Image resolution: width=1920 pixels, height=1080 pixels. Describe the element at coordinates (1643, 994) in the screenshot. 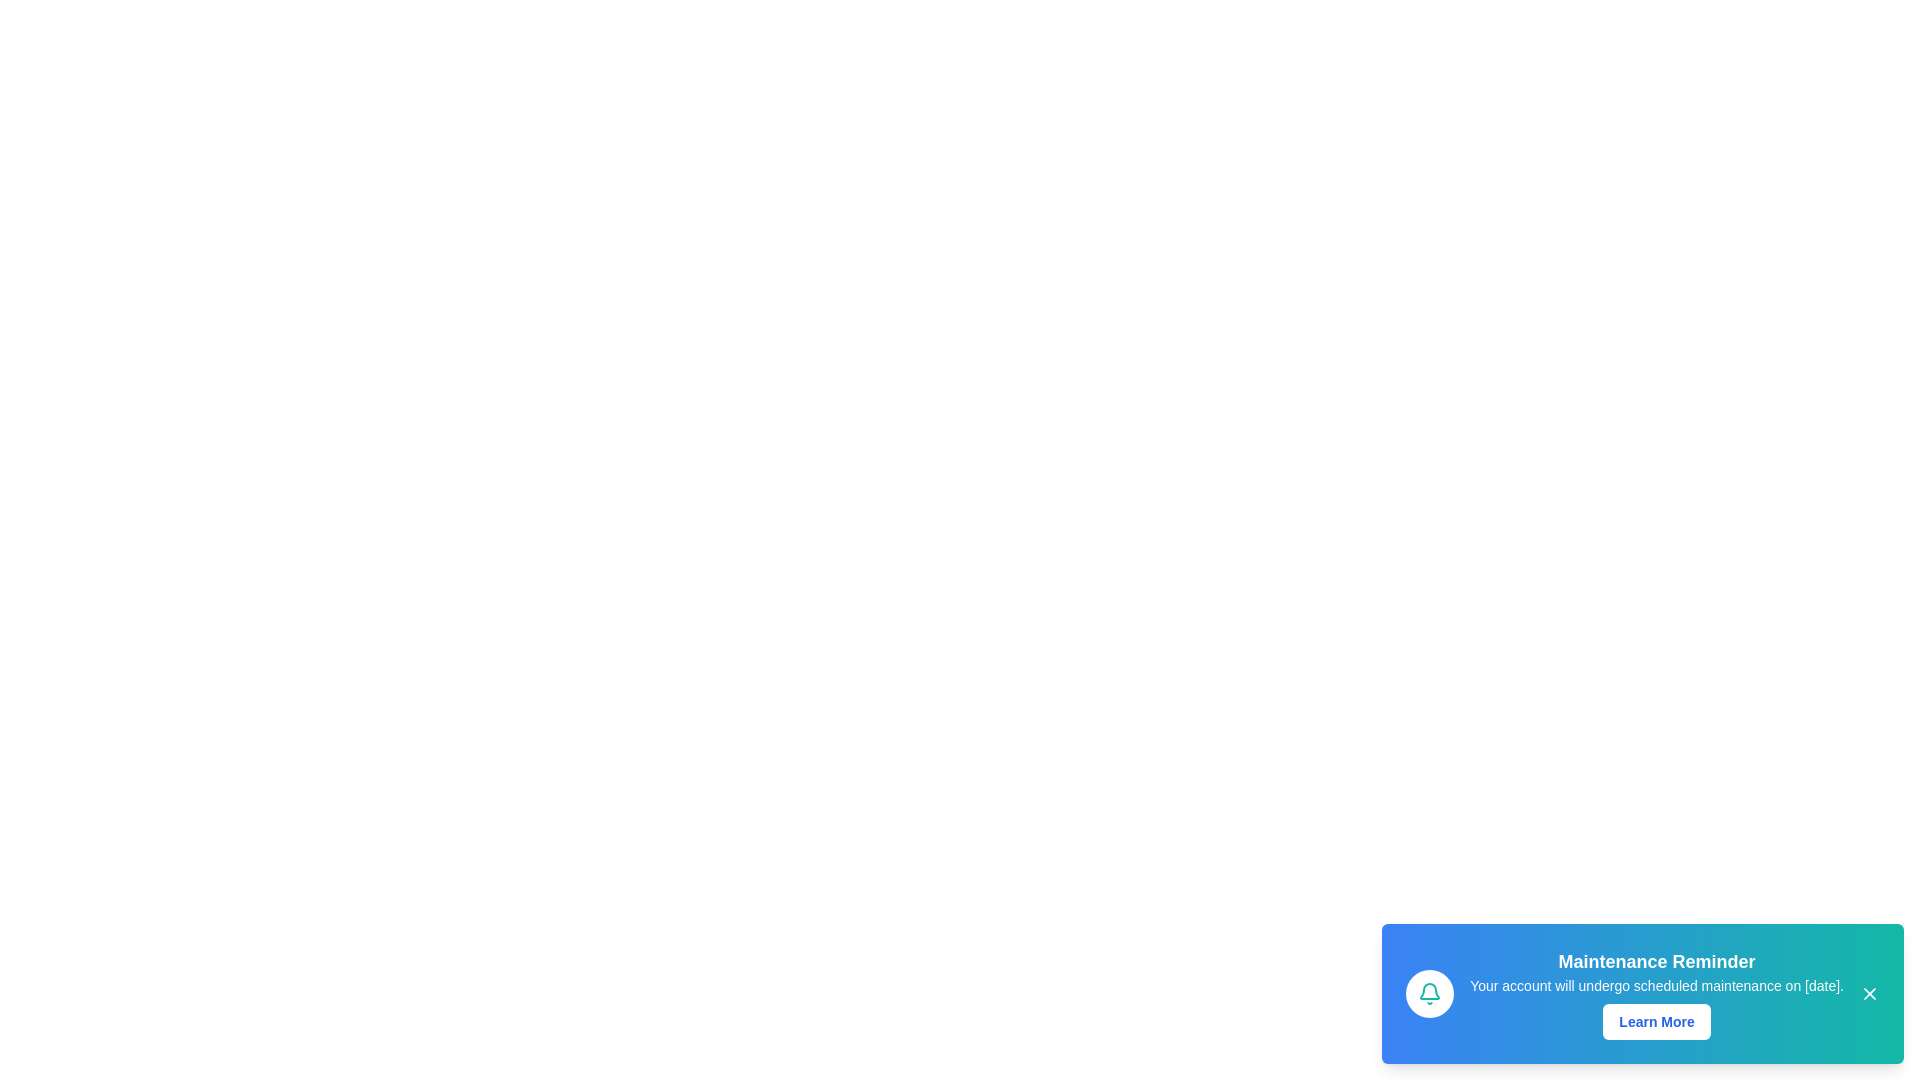

I see `the 'Learn More' button located within the Notification panel that displays the title 'Maintenance Reminder' with a blue to teal gradient background` at that location.